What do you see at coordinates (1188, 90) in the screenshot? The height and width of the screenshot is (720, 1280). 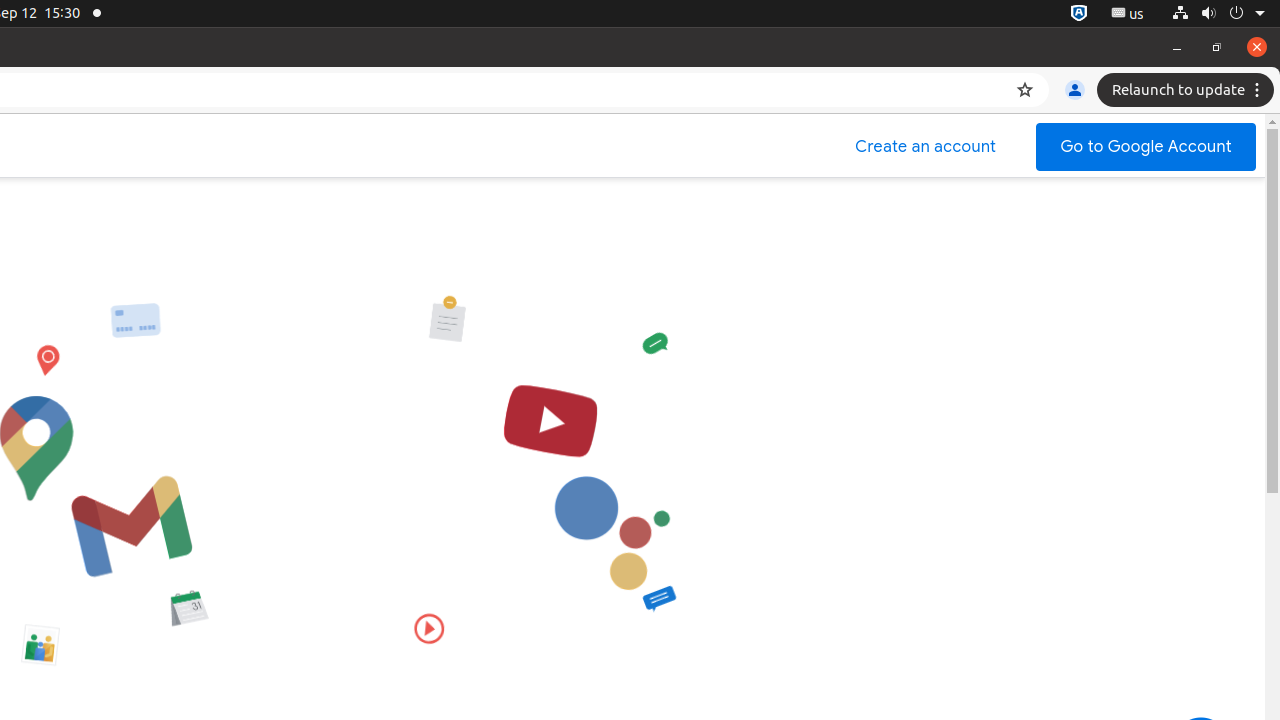 I see `'Relaunch to update'` at bounding box center [1188, 90].